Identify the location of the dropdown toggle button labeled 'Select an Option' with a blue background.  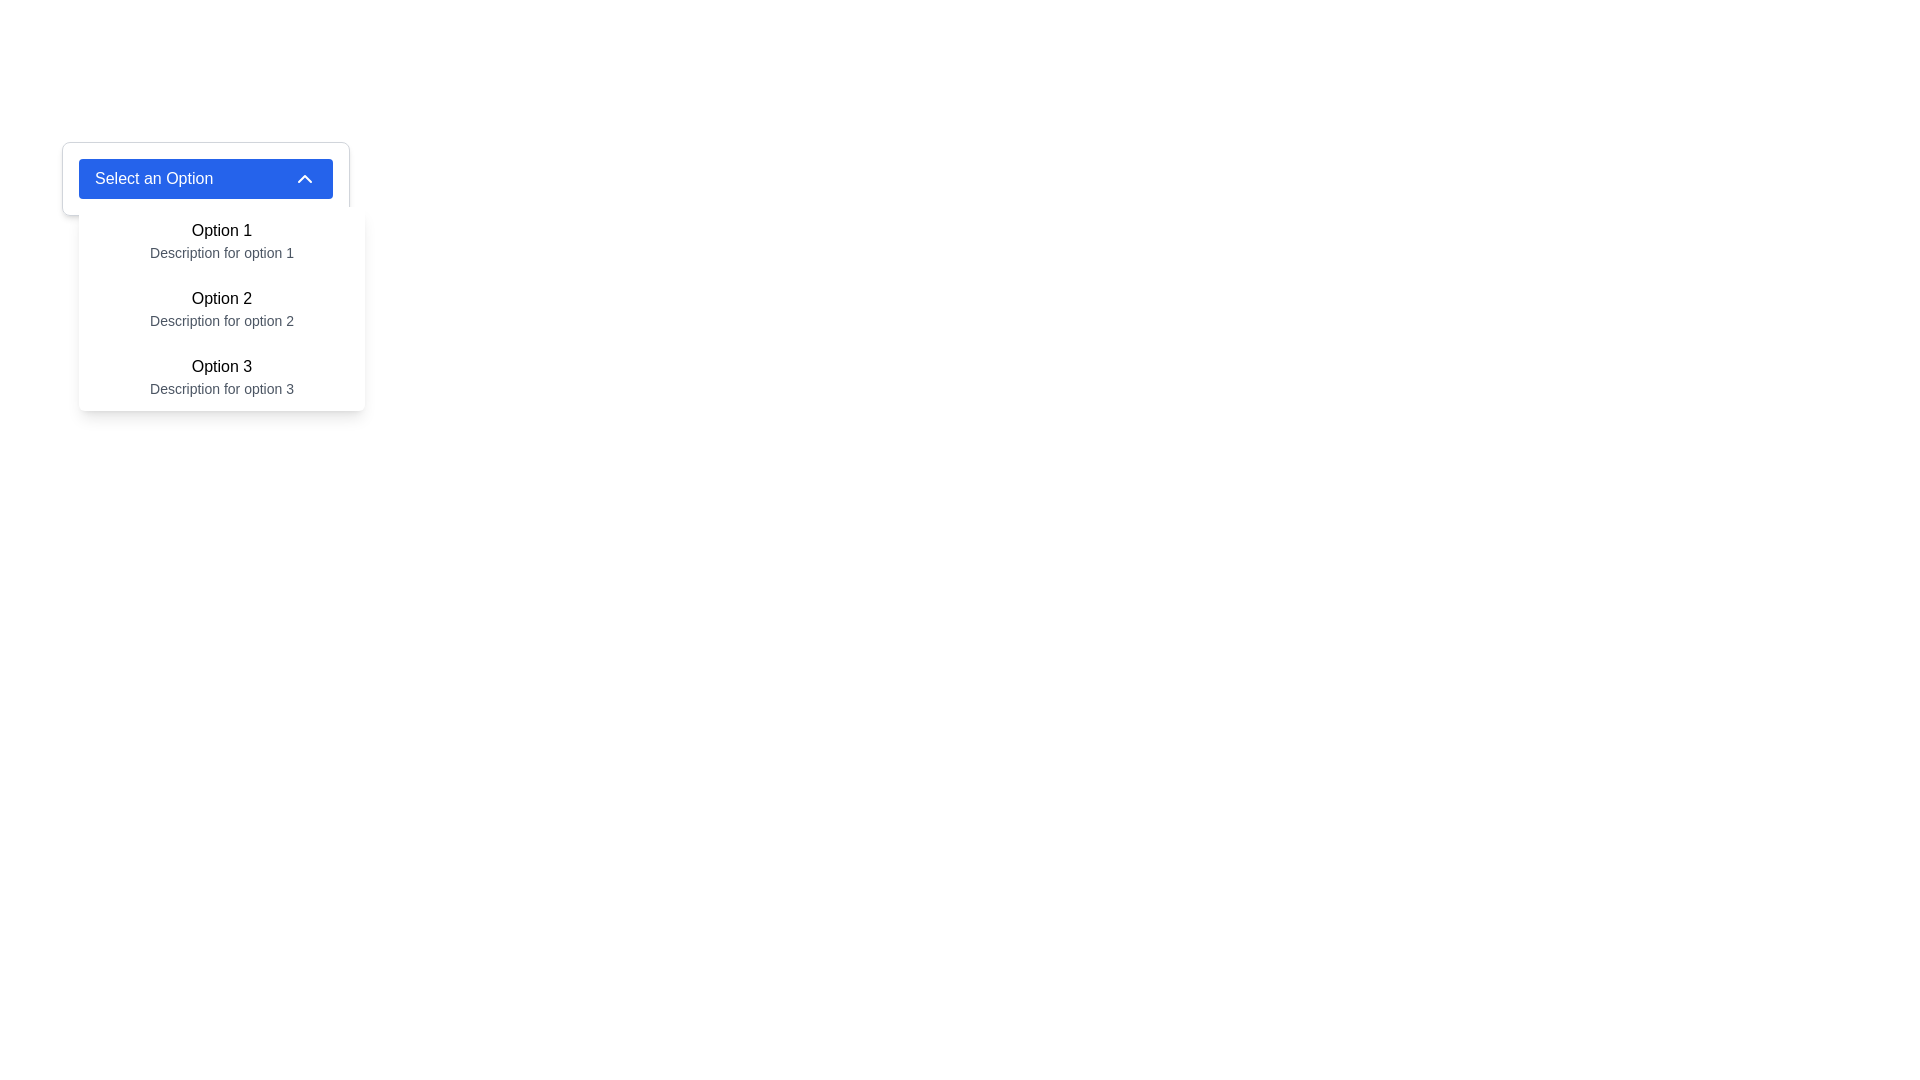
(206, 177).